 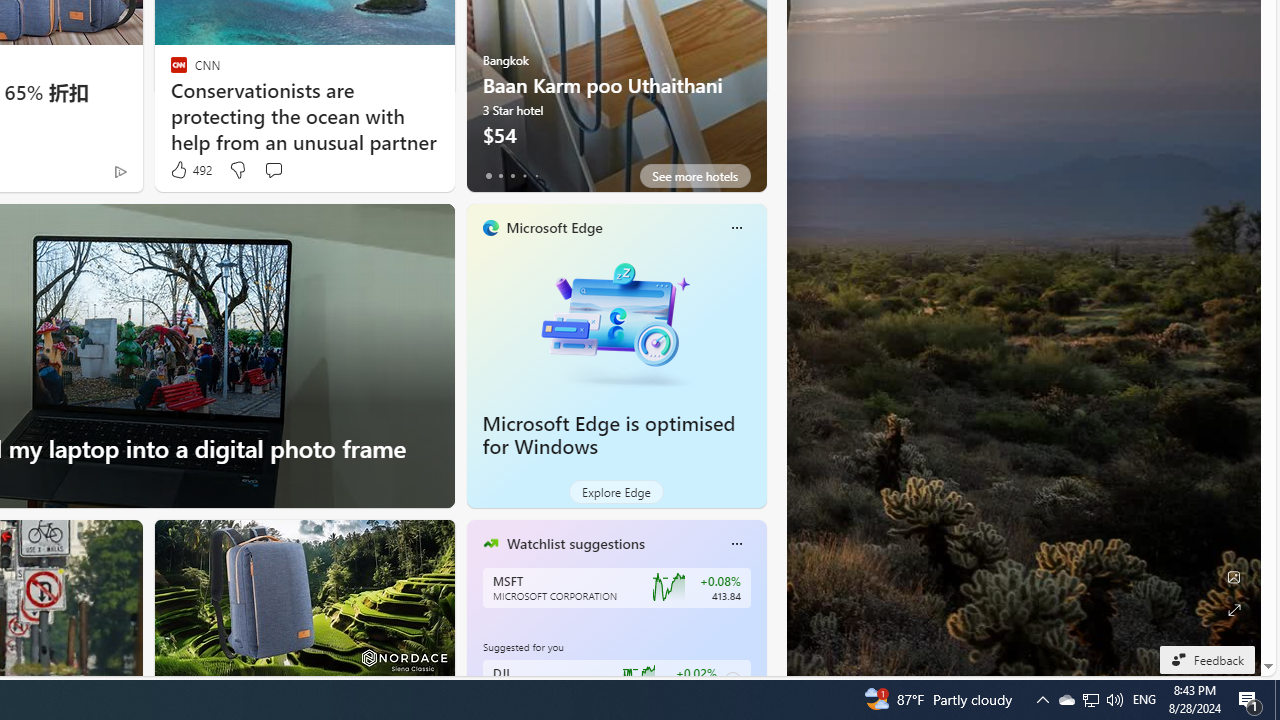 What do you see at coordinates (1205, 659) in the screenshot?
I see `'Feedback'` at bounding box center [1205, 659].